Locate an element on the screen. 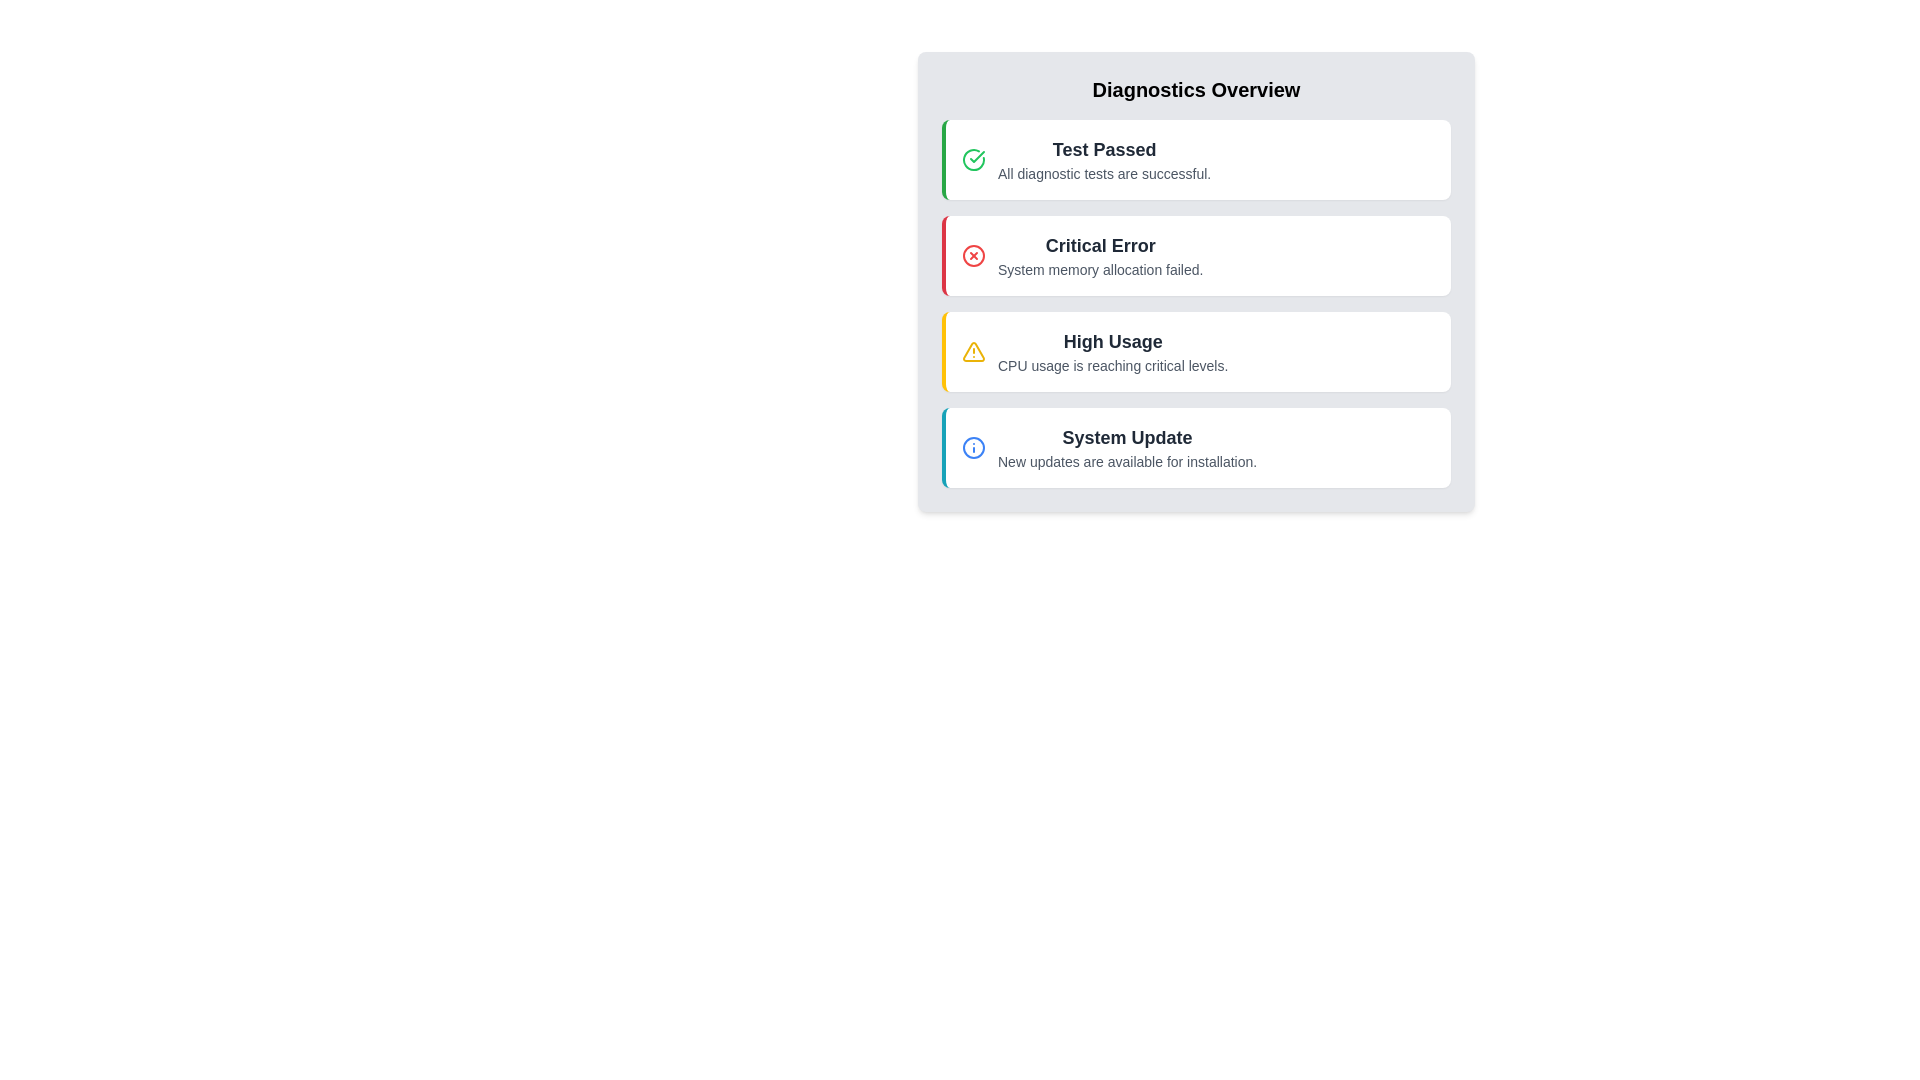 Image resolution: width=1920 pixels, height=1080 pixels. the Alert/message block displaying 'High Usage' with the description 'CPU usage is reaching critical levels.' is located at coordinates (1112, 350).